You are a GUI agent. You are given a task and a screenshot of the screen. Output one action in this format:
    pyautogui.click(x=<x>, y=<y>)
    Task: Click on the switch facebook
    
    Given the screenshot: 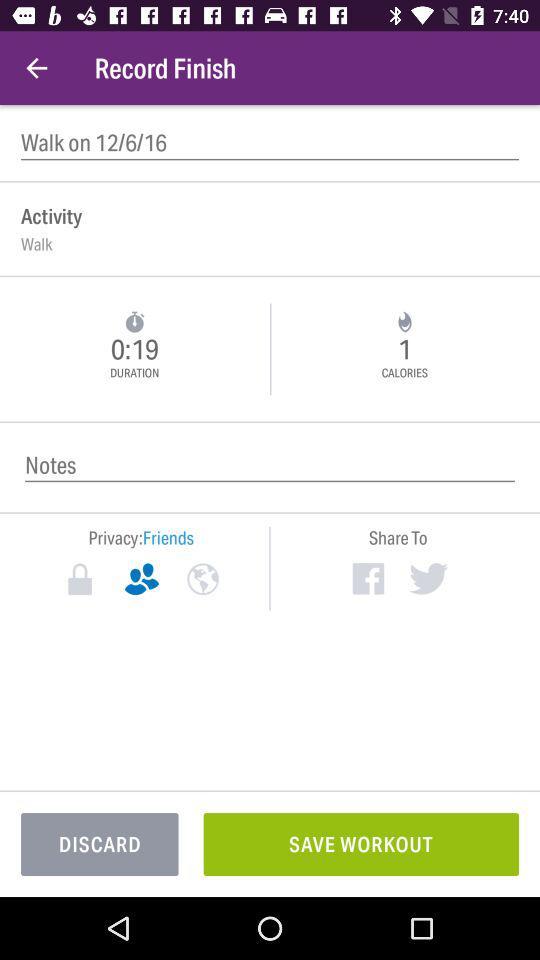 What is the action you would take?
    pyautogui.click(x=367, y=578)
    